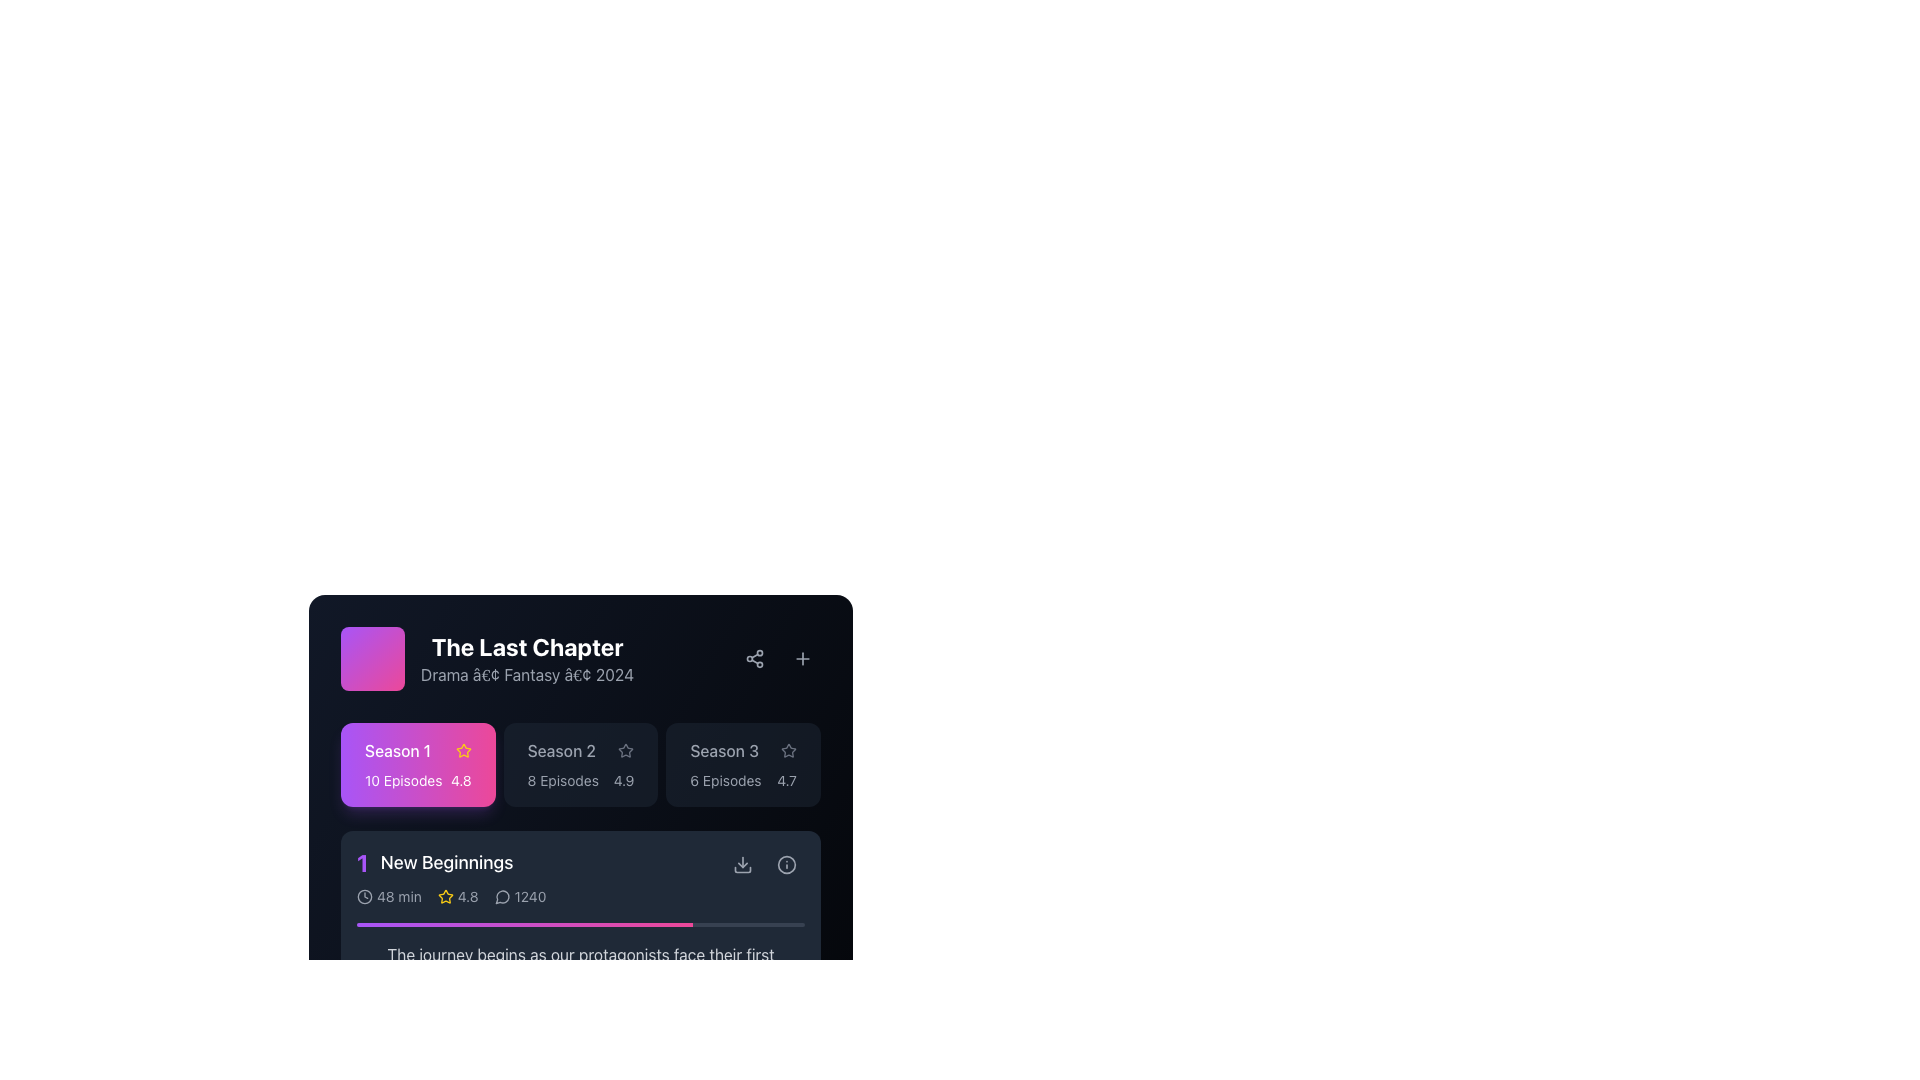 The width and height of the screenshot is (1920, 1080). I want to click on the Text Label indicating 'Season 1', which is located to the left of the star icon and above the episode details '10 Episodes 4.8', so click(417, 751).